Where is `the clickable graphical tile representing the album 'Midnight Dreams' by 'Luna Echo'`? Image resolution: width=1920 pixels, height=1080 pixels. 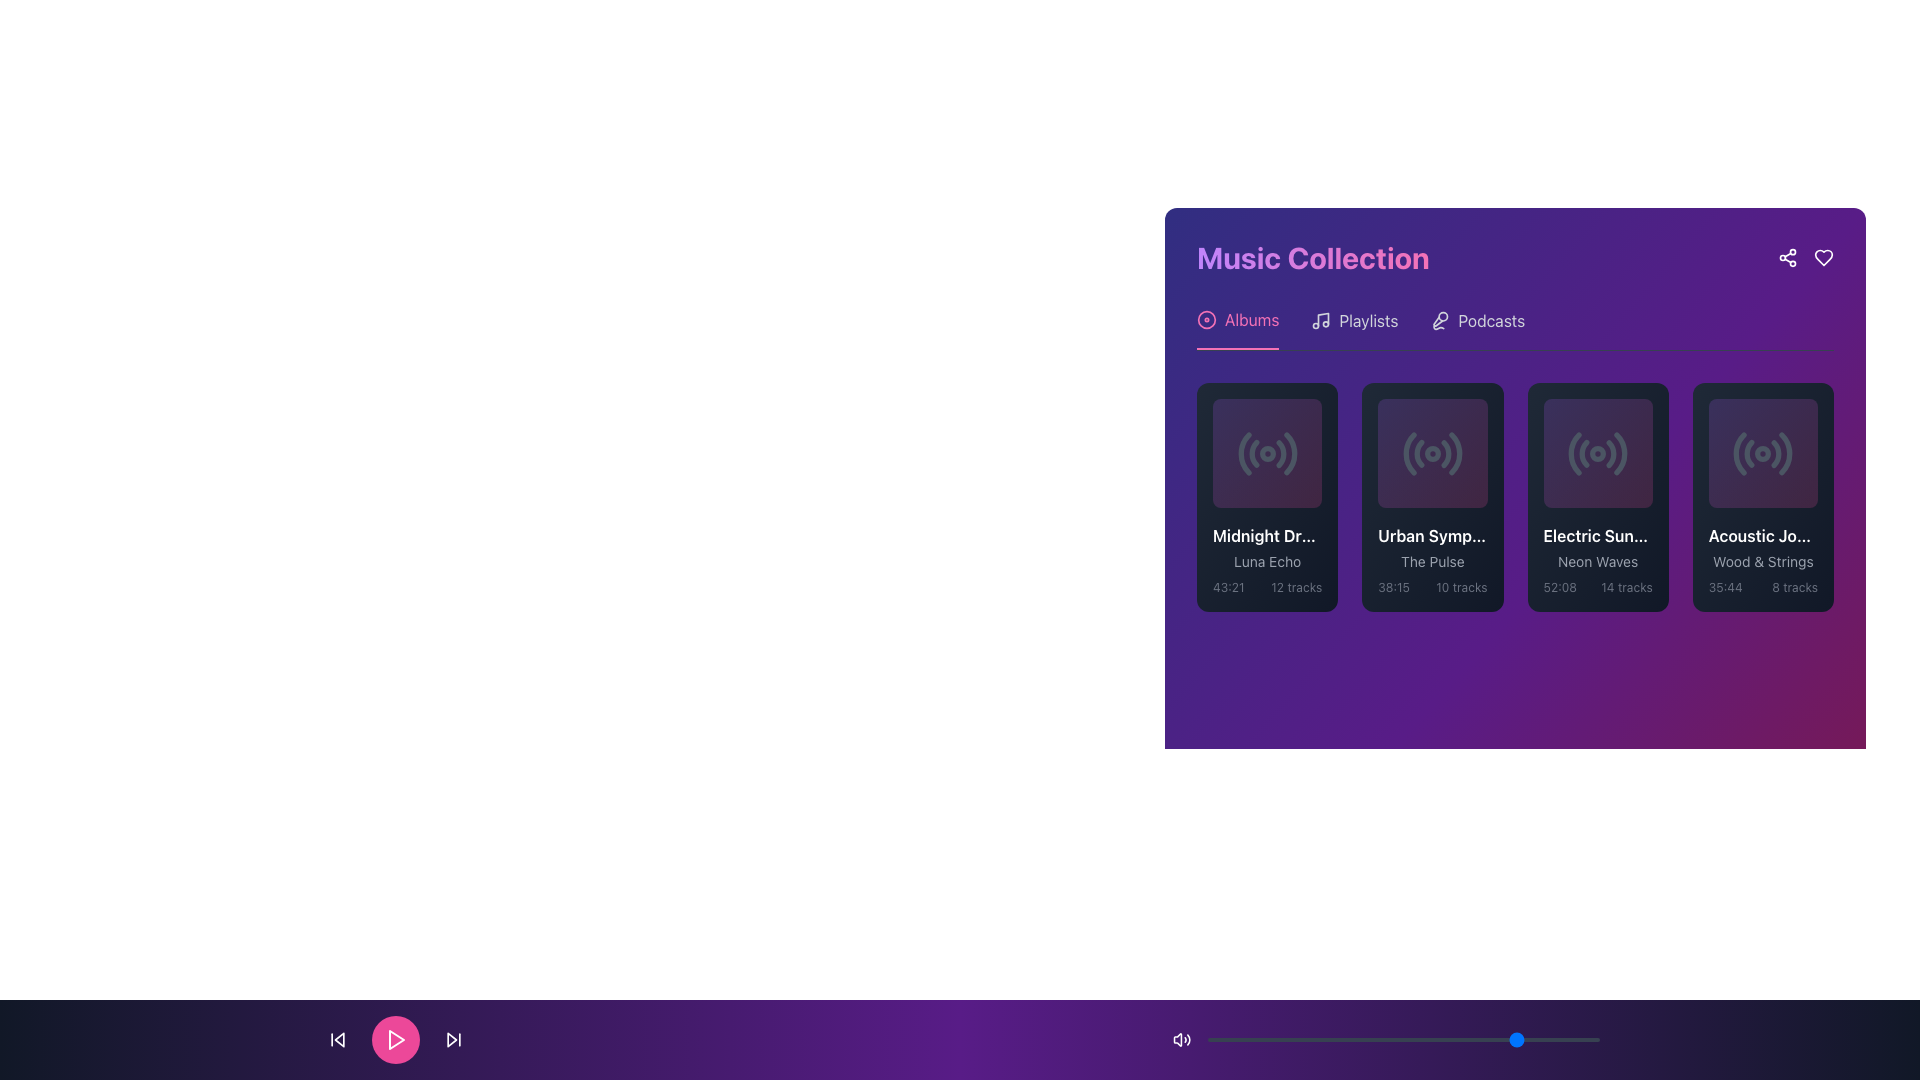
the clickable graphical tile representing the album 'Midnight Dreams' by 'Luna Echo' is located at coordinates (1266, 453).